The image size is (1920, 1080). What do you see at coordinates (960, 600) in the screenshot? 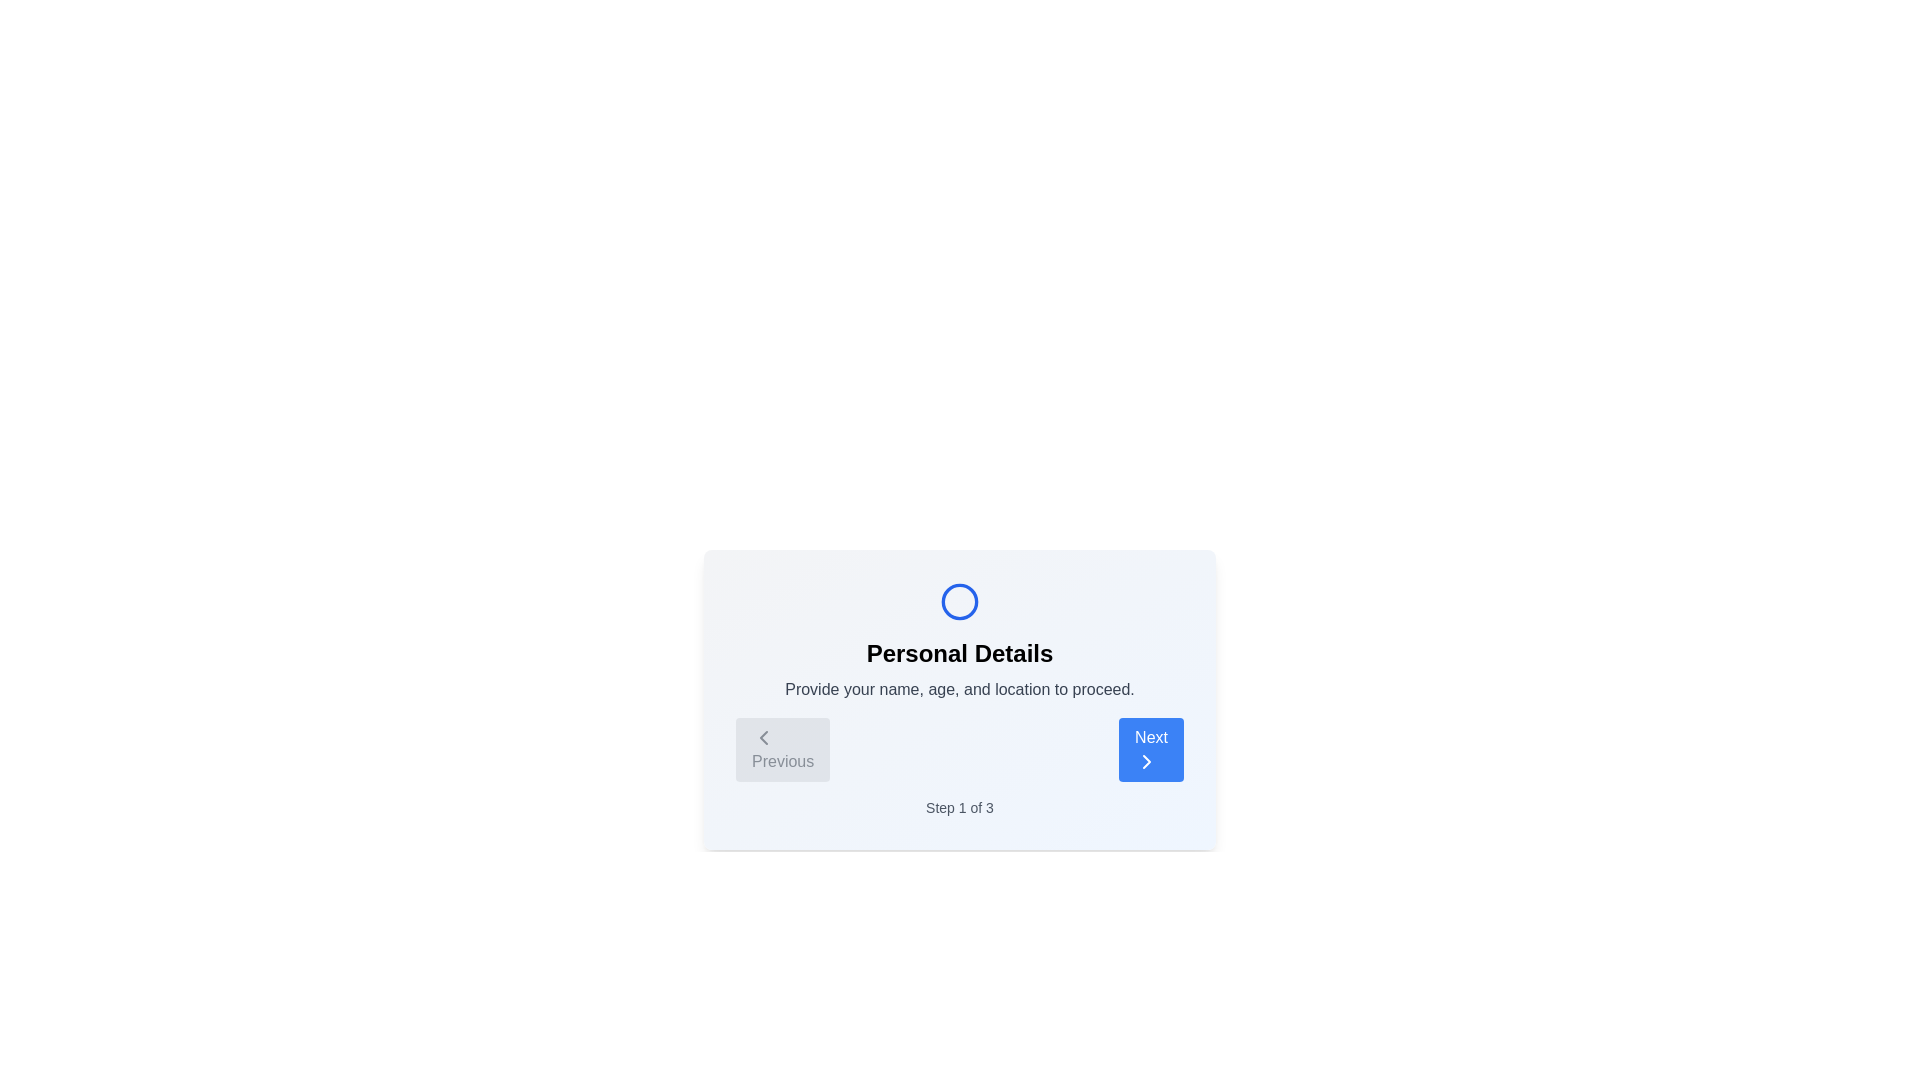
I see `the step icon to provide visual feedback` at bounding box center [960, 600].